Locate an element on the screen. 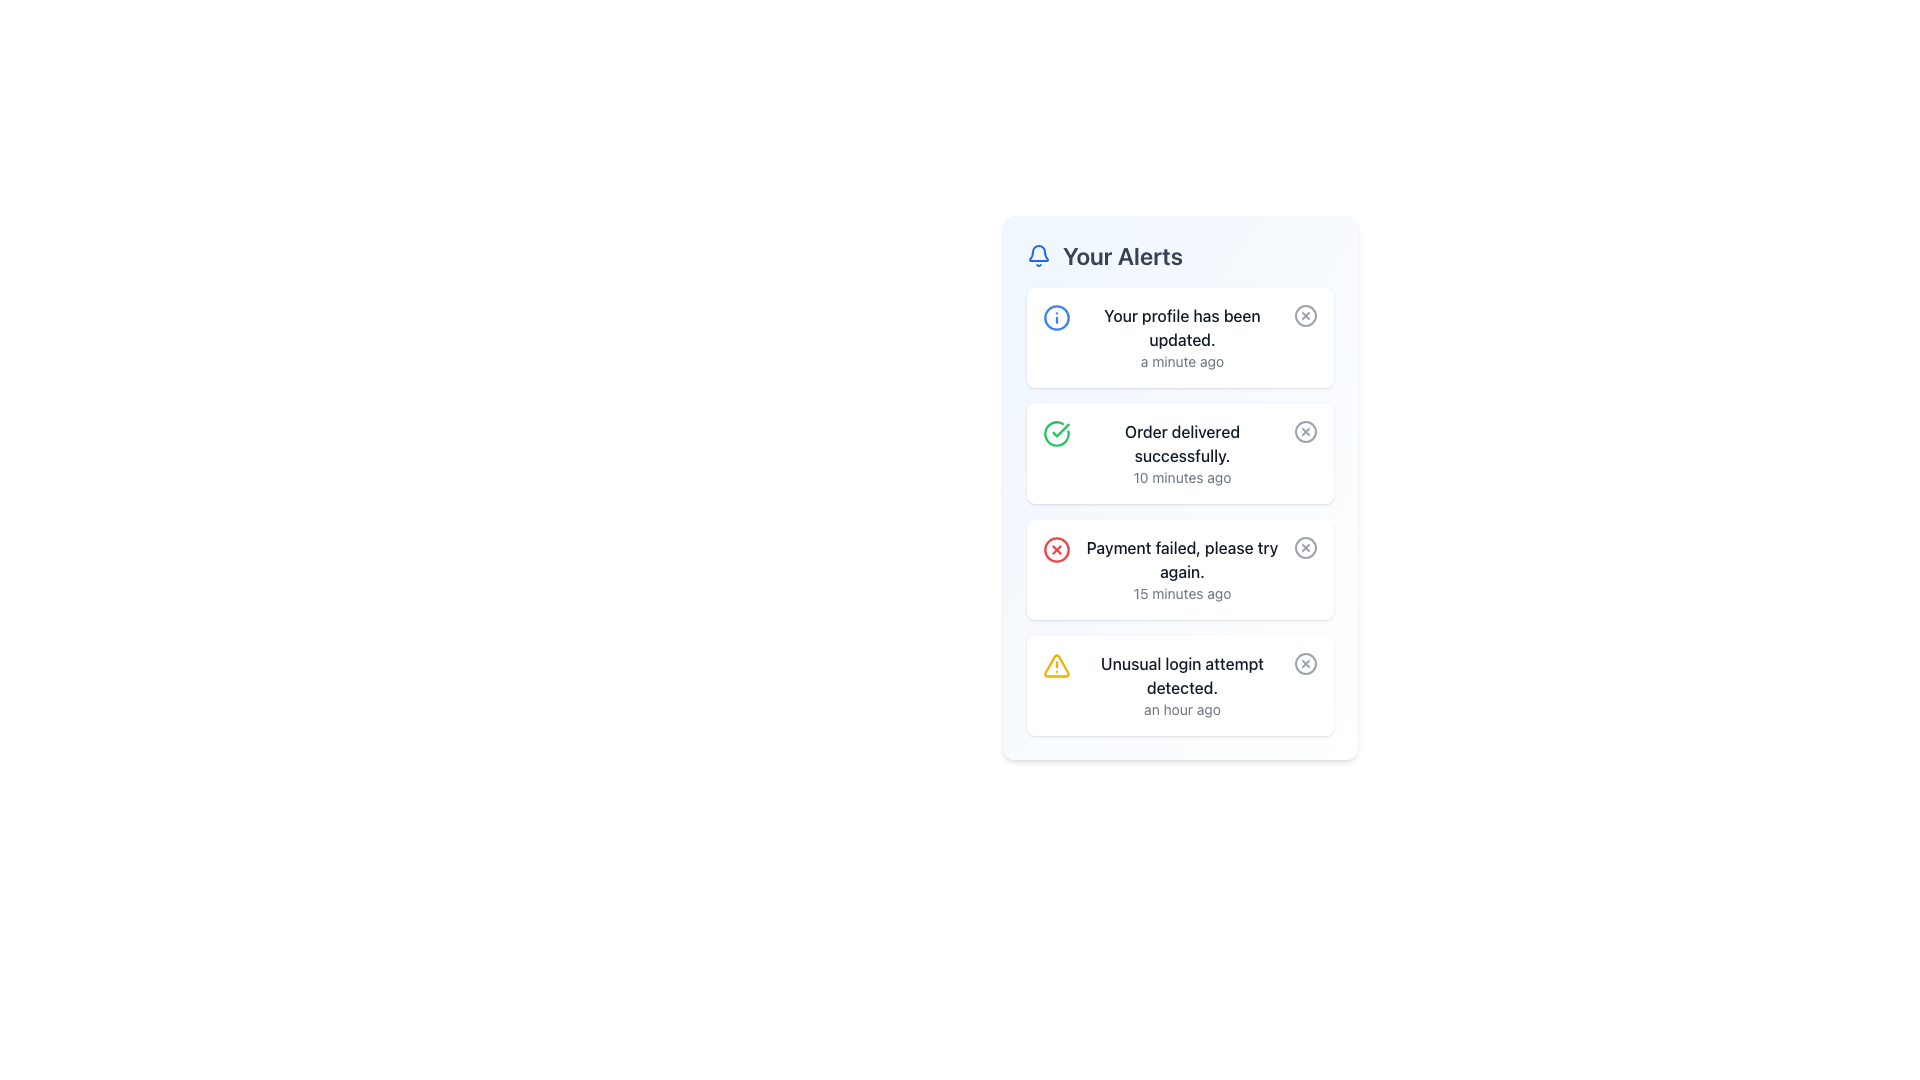 This screenshot has height=1080, width=1920. the vector graphic circle that serves as a close or dismiss button for the first alert in the alerts list, which is located to the far-right of the alert item is located at coordinates (1305, 315).